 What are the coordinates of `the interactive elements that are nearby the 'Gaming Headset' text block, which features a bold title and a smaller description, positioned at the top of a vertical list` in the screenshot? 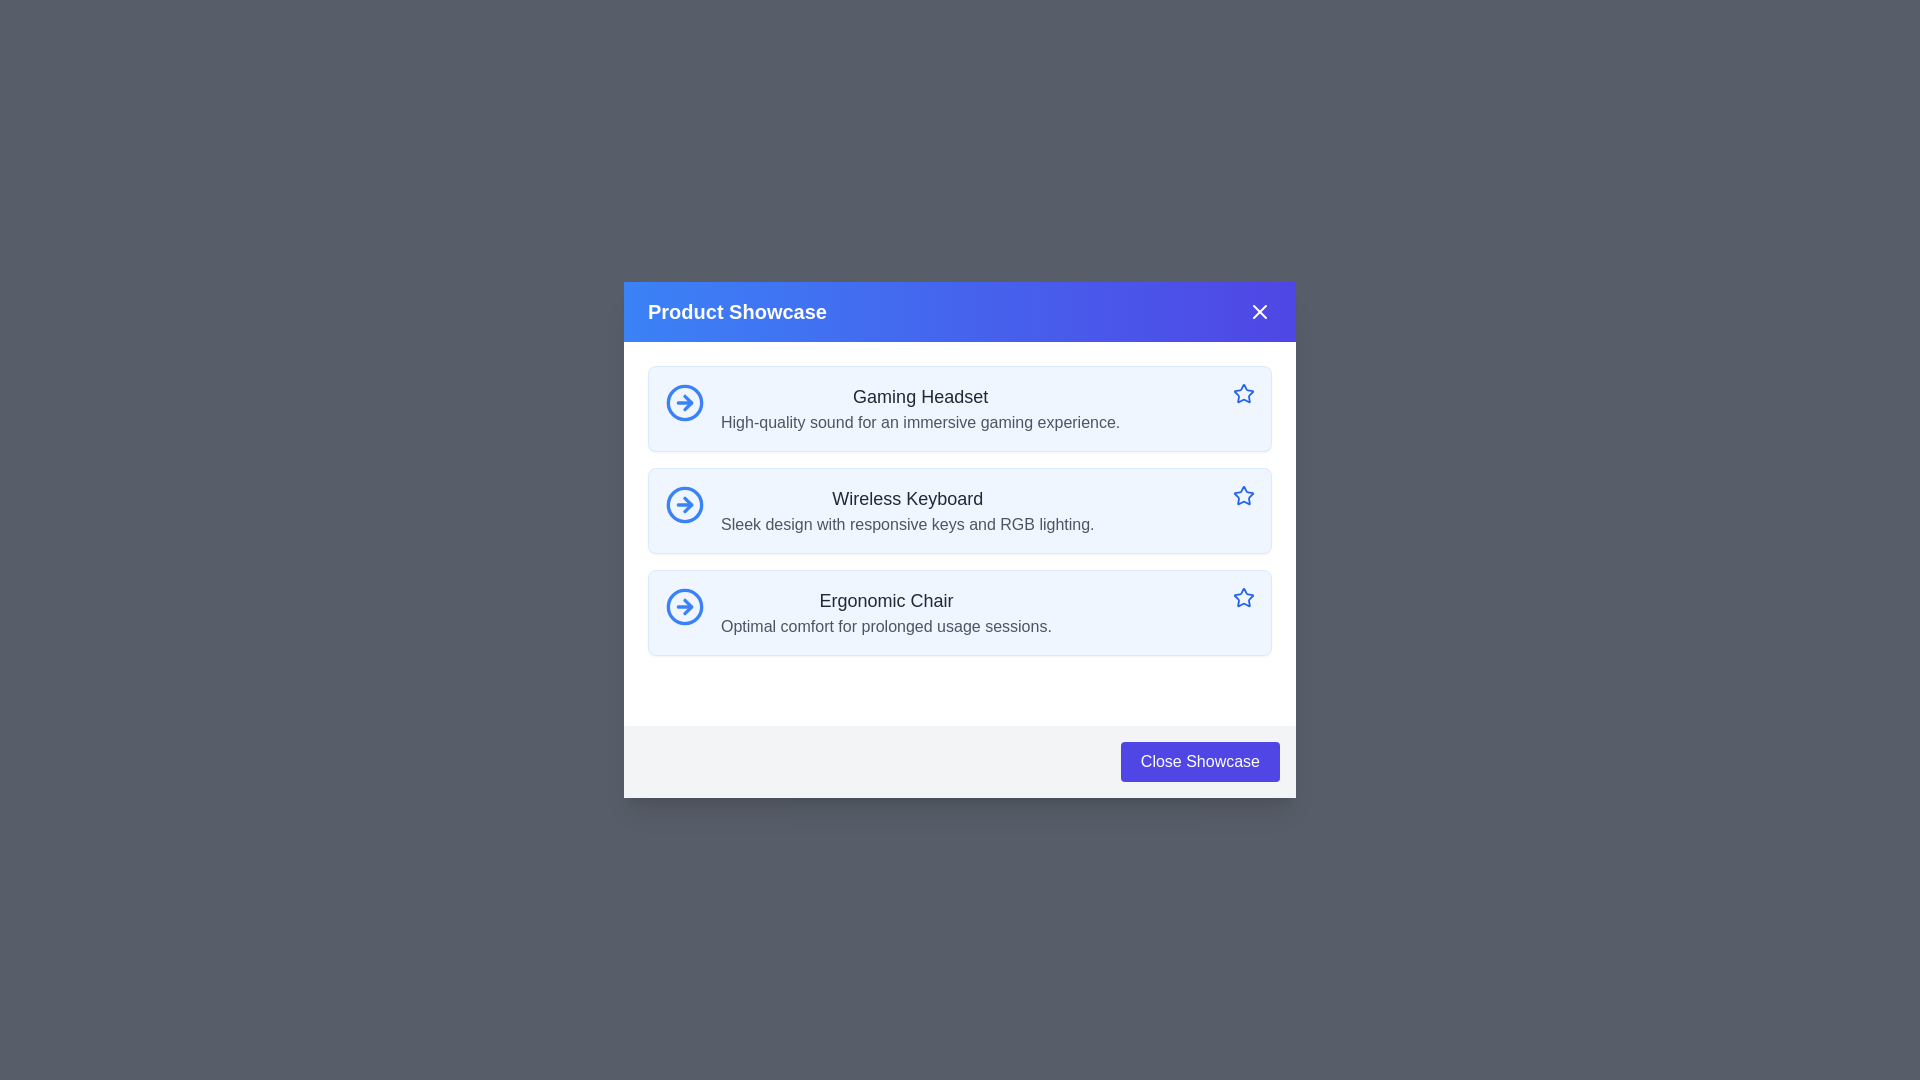 It's located at (919, 407).